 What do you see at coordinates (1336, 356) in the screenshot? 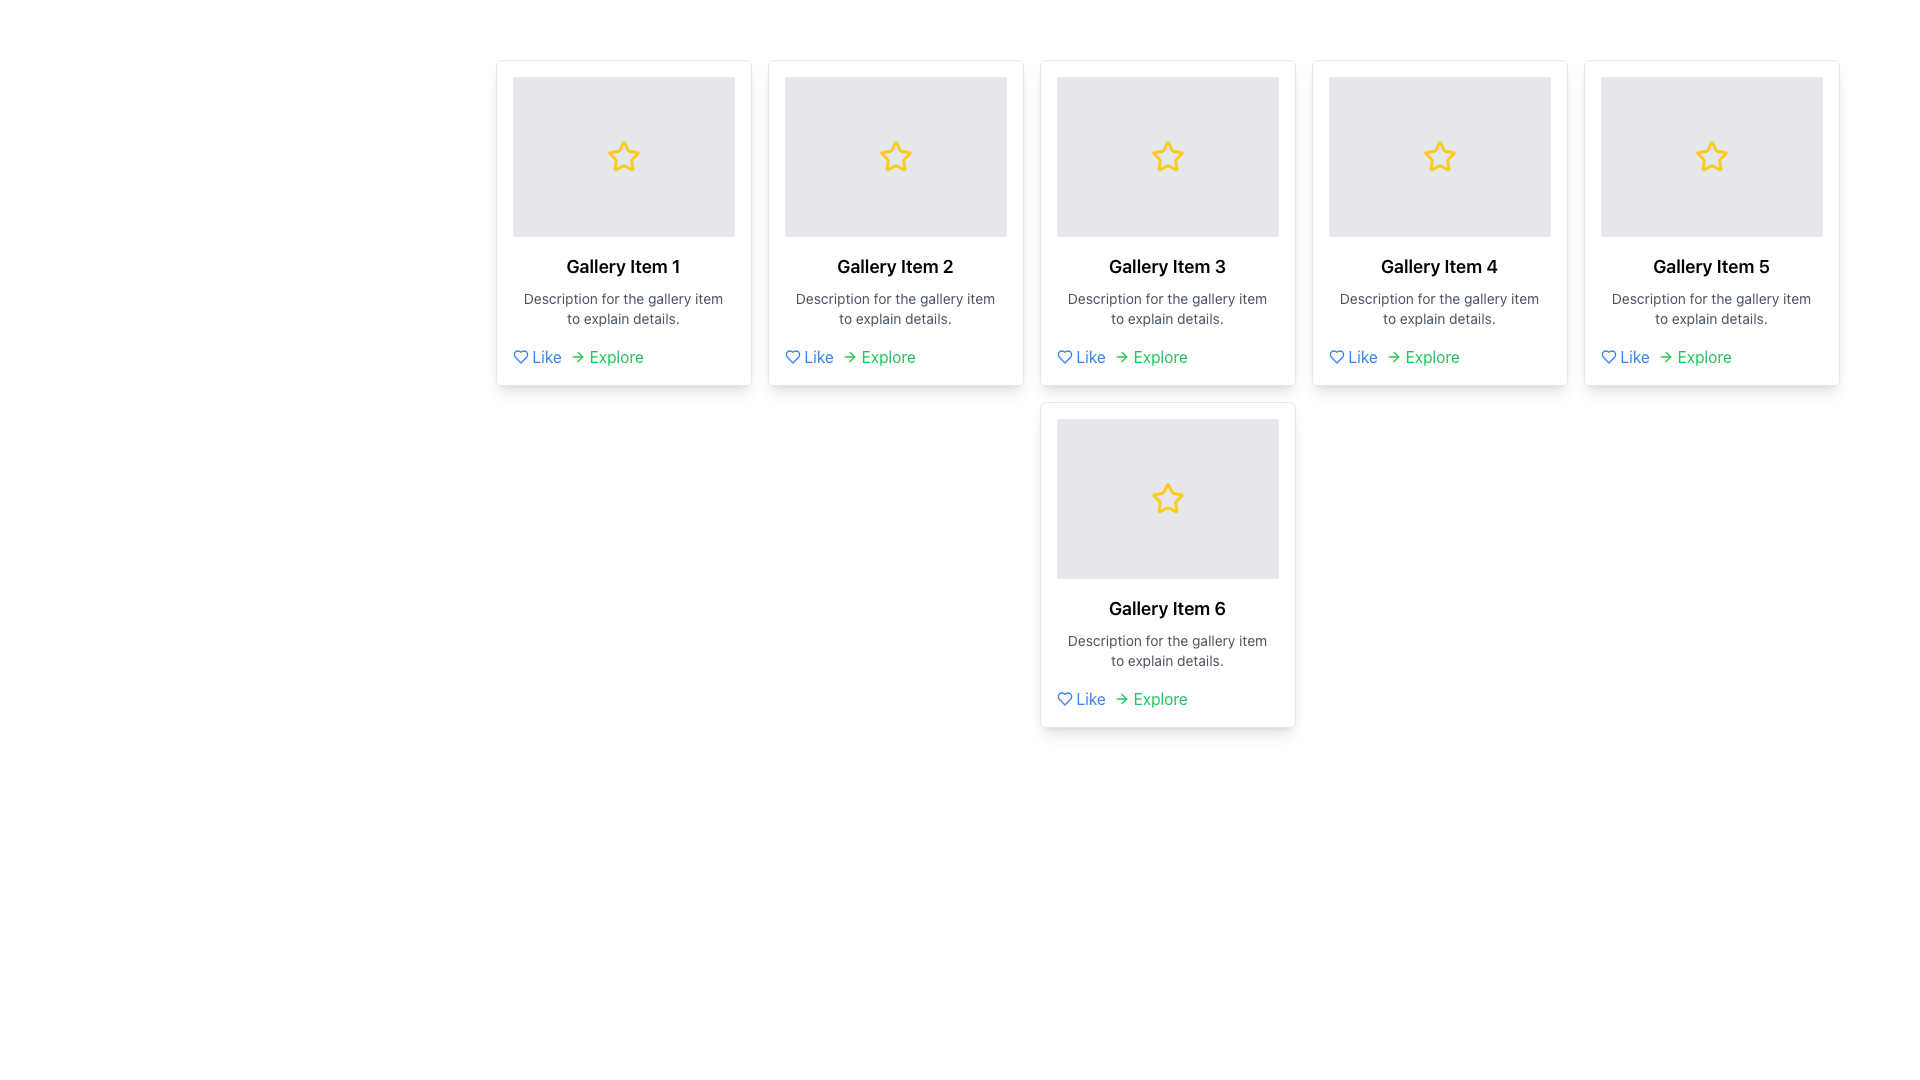
I see `the 'Like' icon located in the bottom-left corner of the card for 'Gallery Item 4'` at bounding box center [1336, 356].